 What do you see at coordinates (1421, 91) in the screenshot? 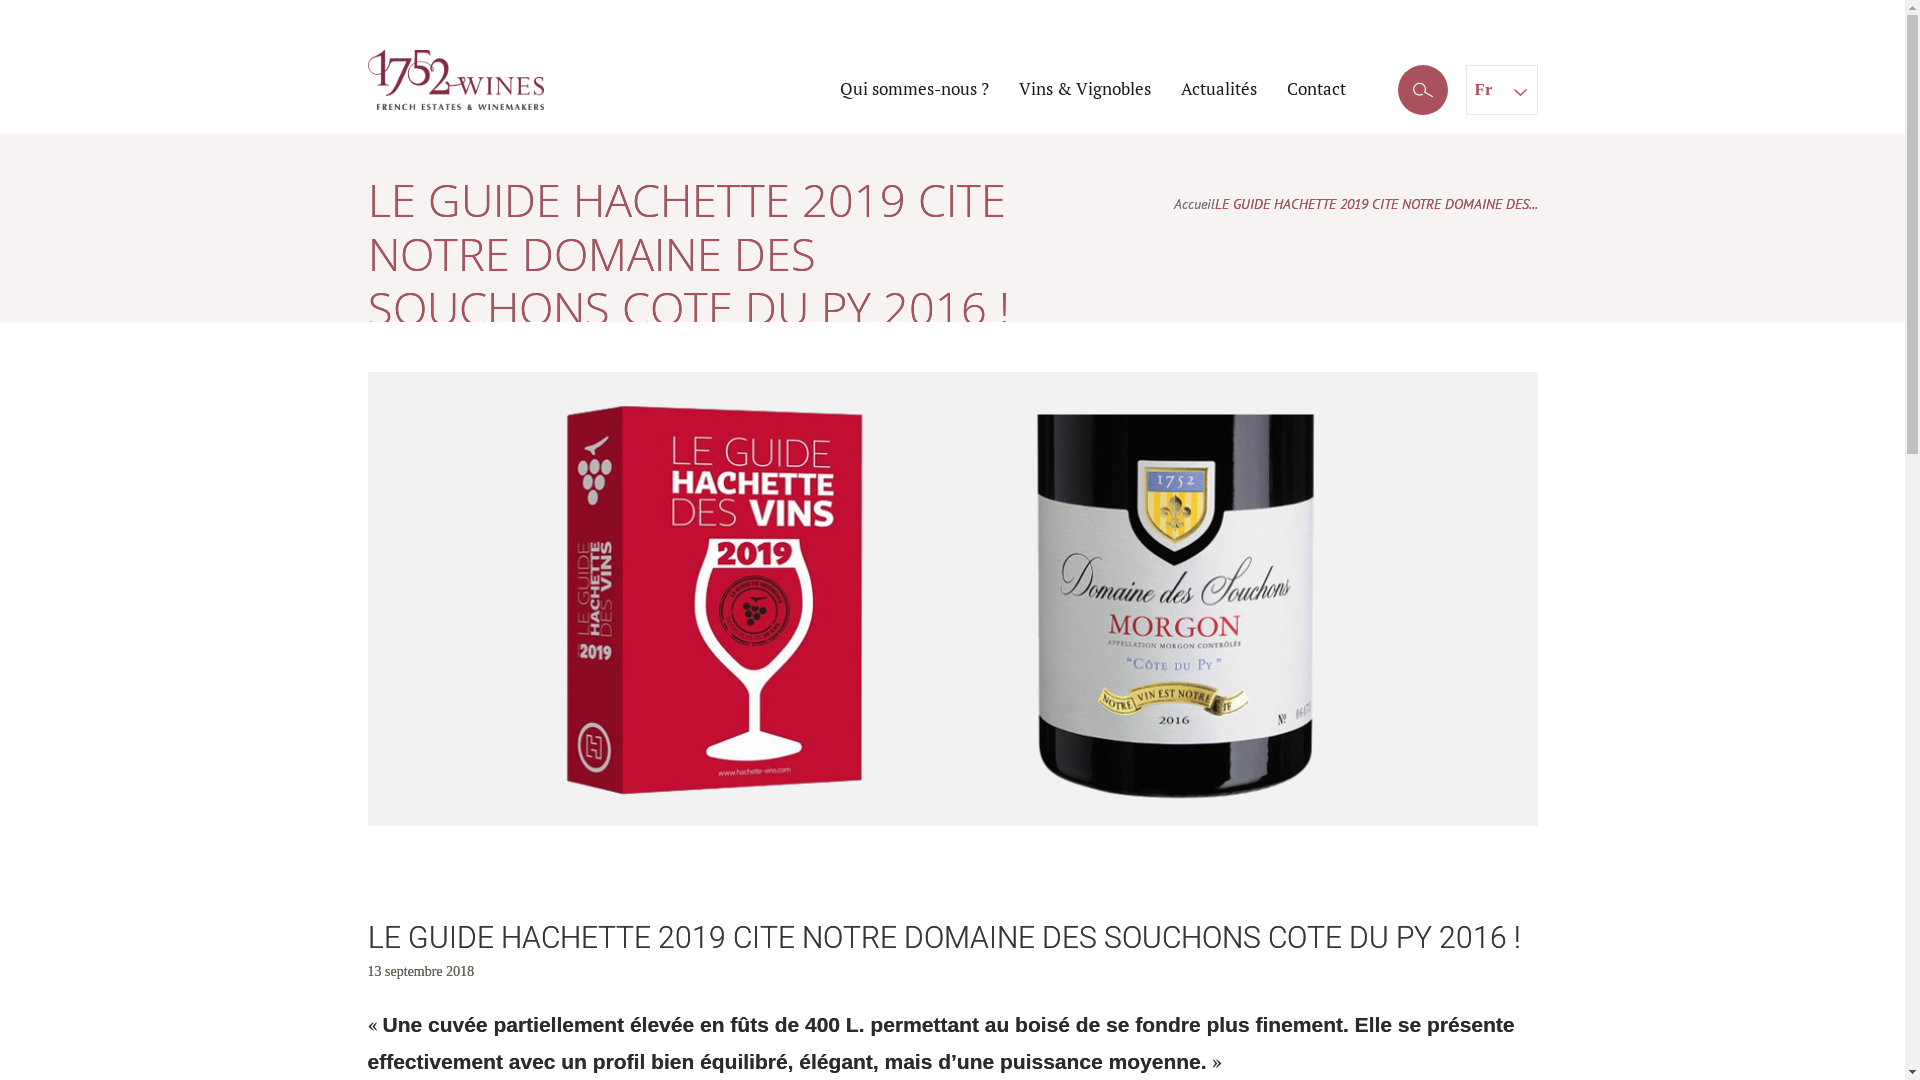
I see `'Open search'` at bounding box center [1421, 91].